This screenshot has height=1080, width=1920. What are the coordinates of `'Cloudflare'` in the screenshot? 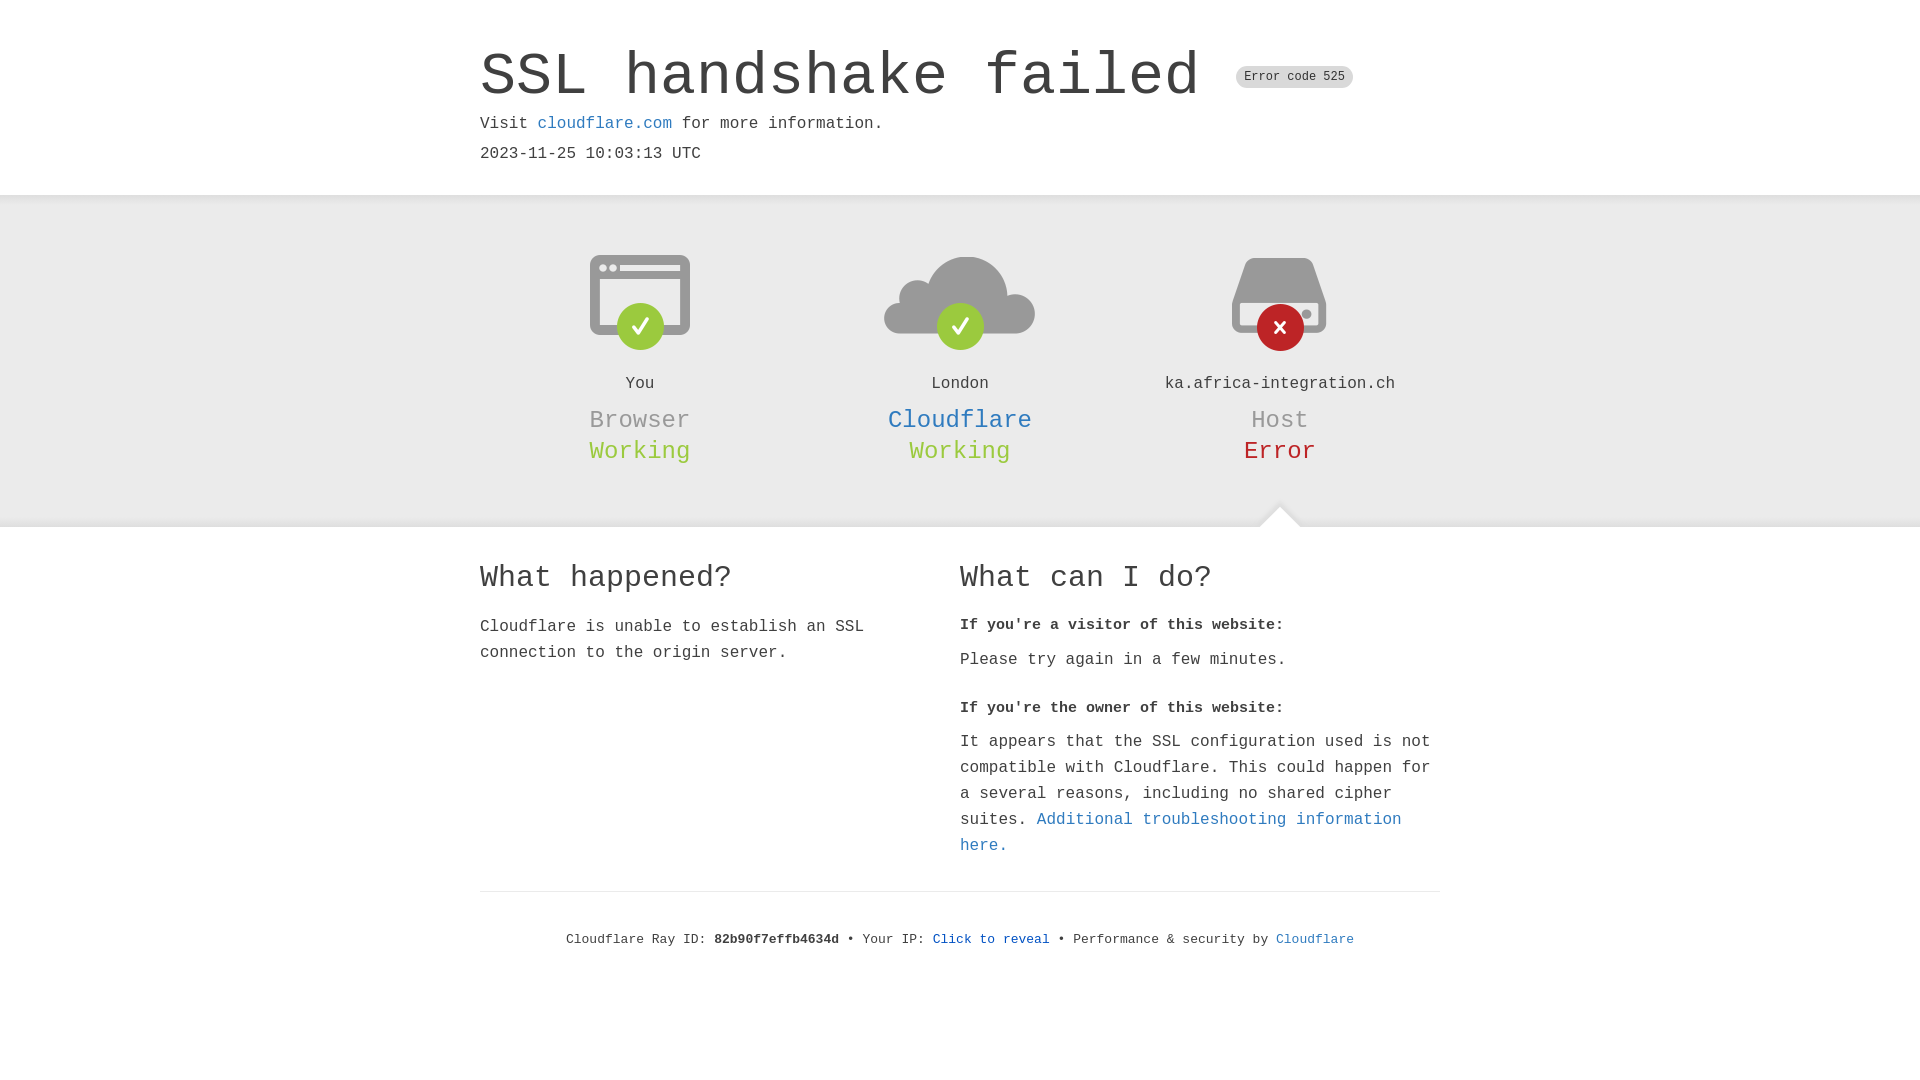 It's located at (1315, 939).